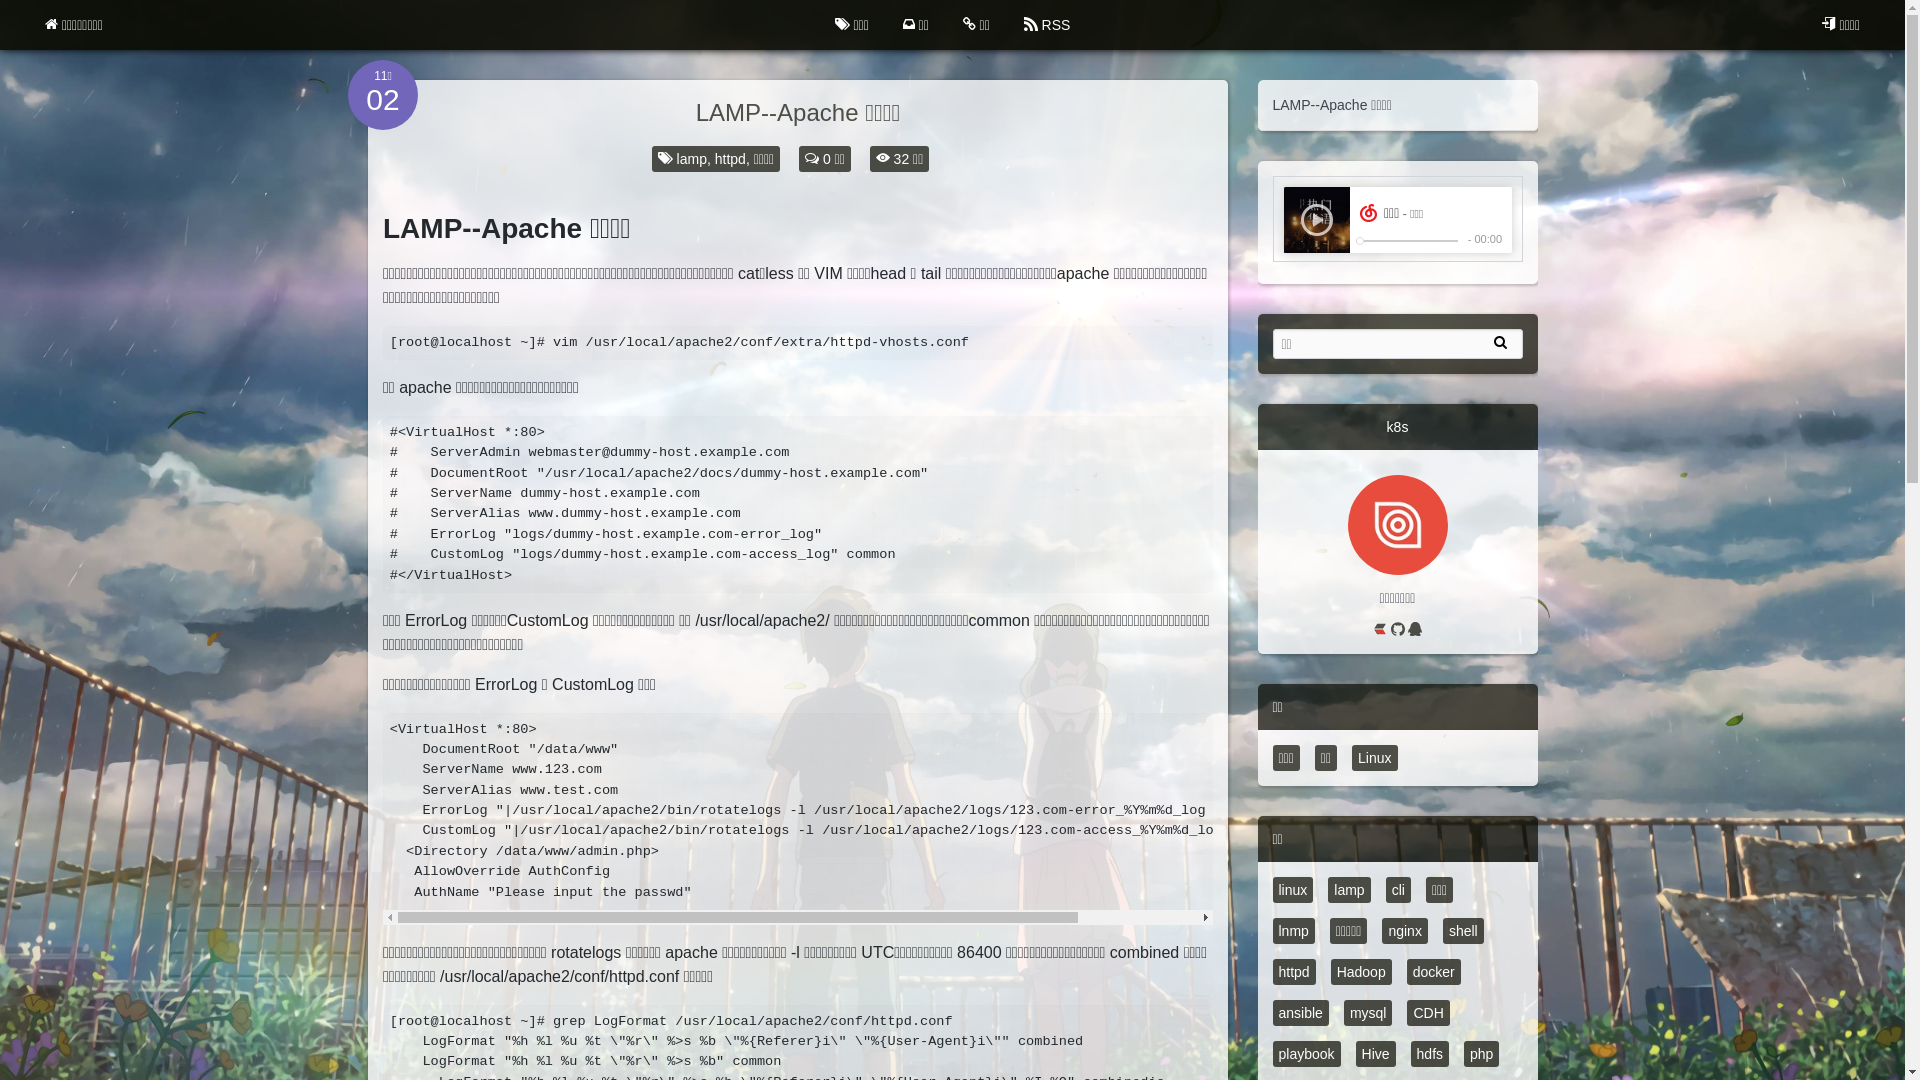 This screenshot has height=1080, width=1920. What do you see at coordinates (1348, 889) in the screenshot?
I see `'lamp'` at bounding box center [1348, 889].